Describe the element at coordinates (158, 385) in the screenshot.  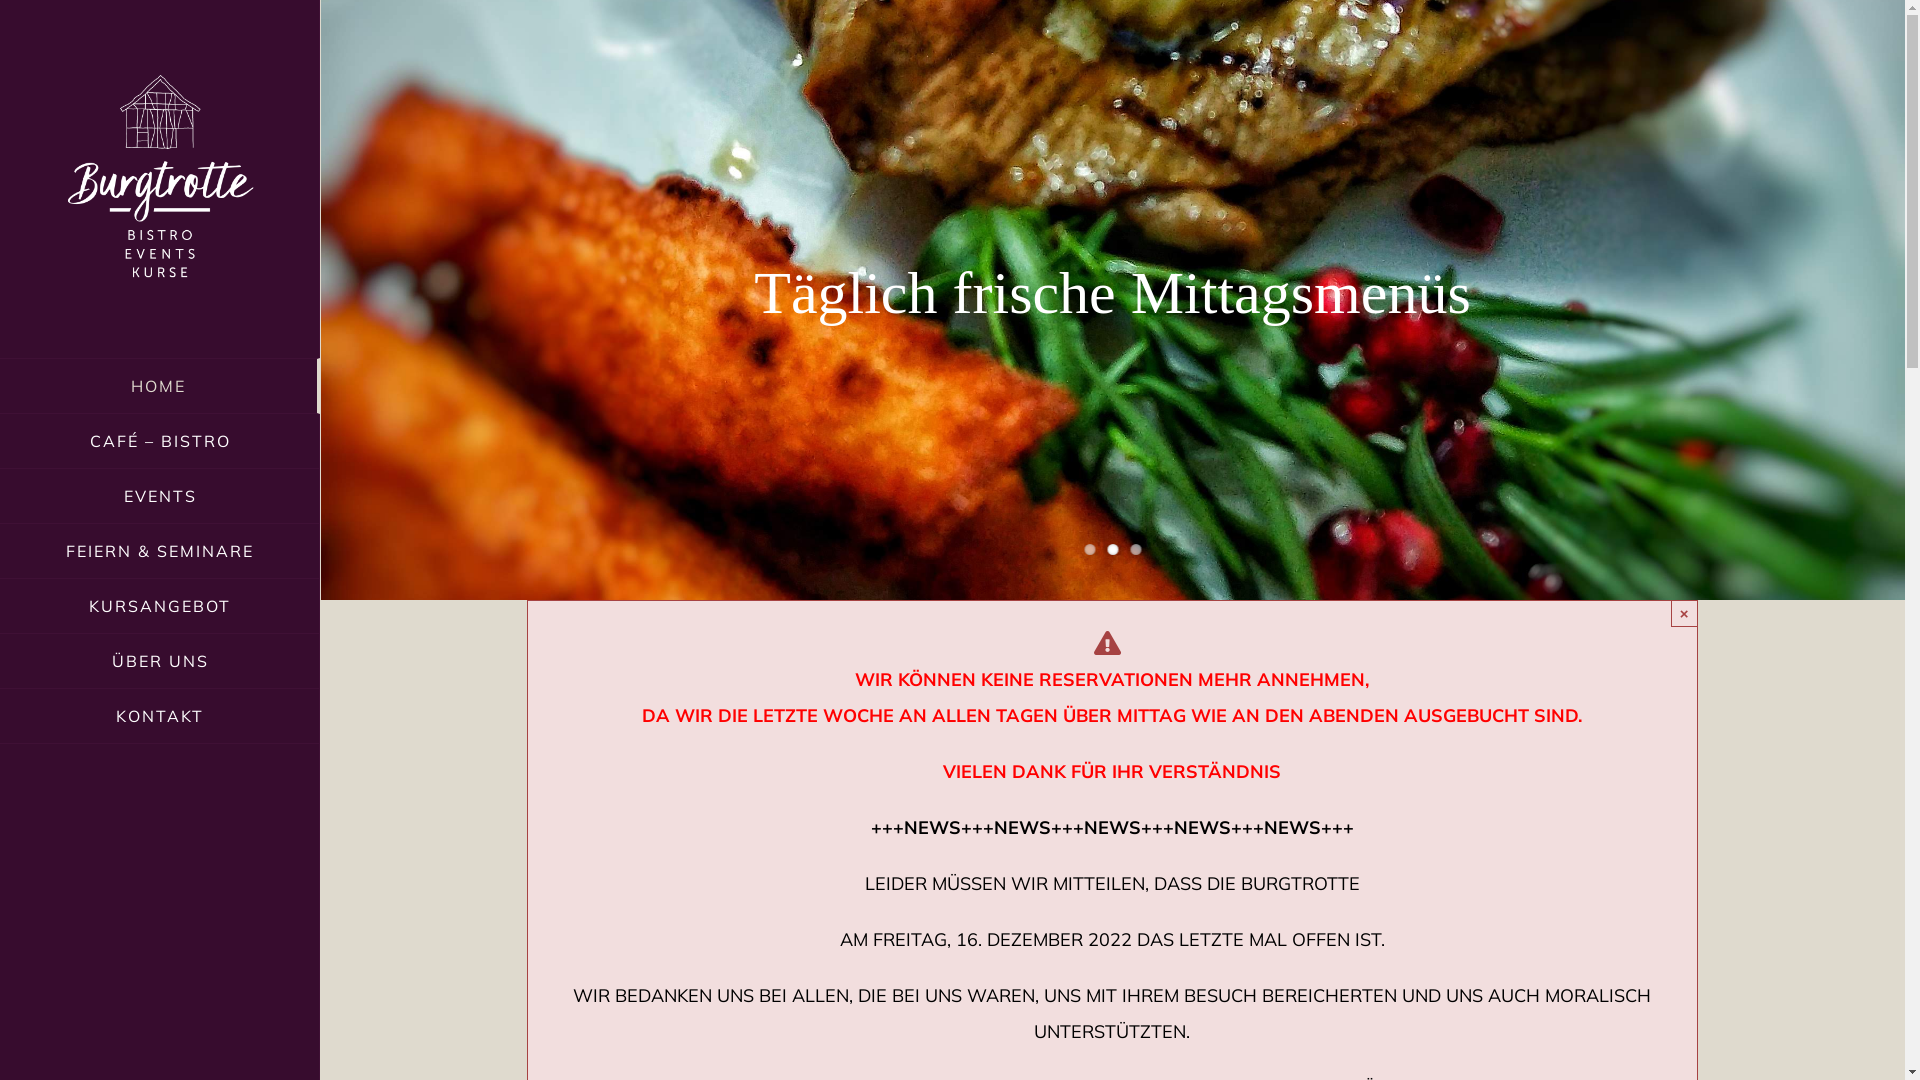
I see `'HOME'` at that location.